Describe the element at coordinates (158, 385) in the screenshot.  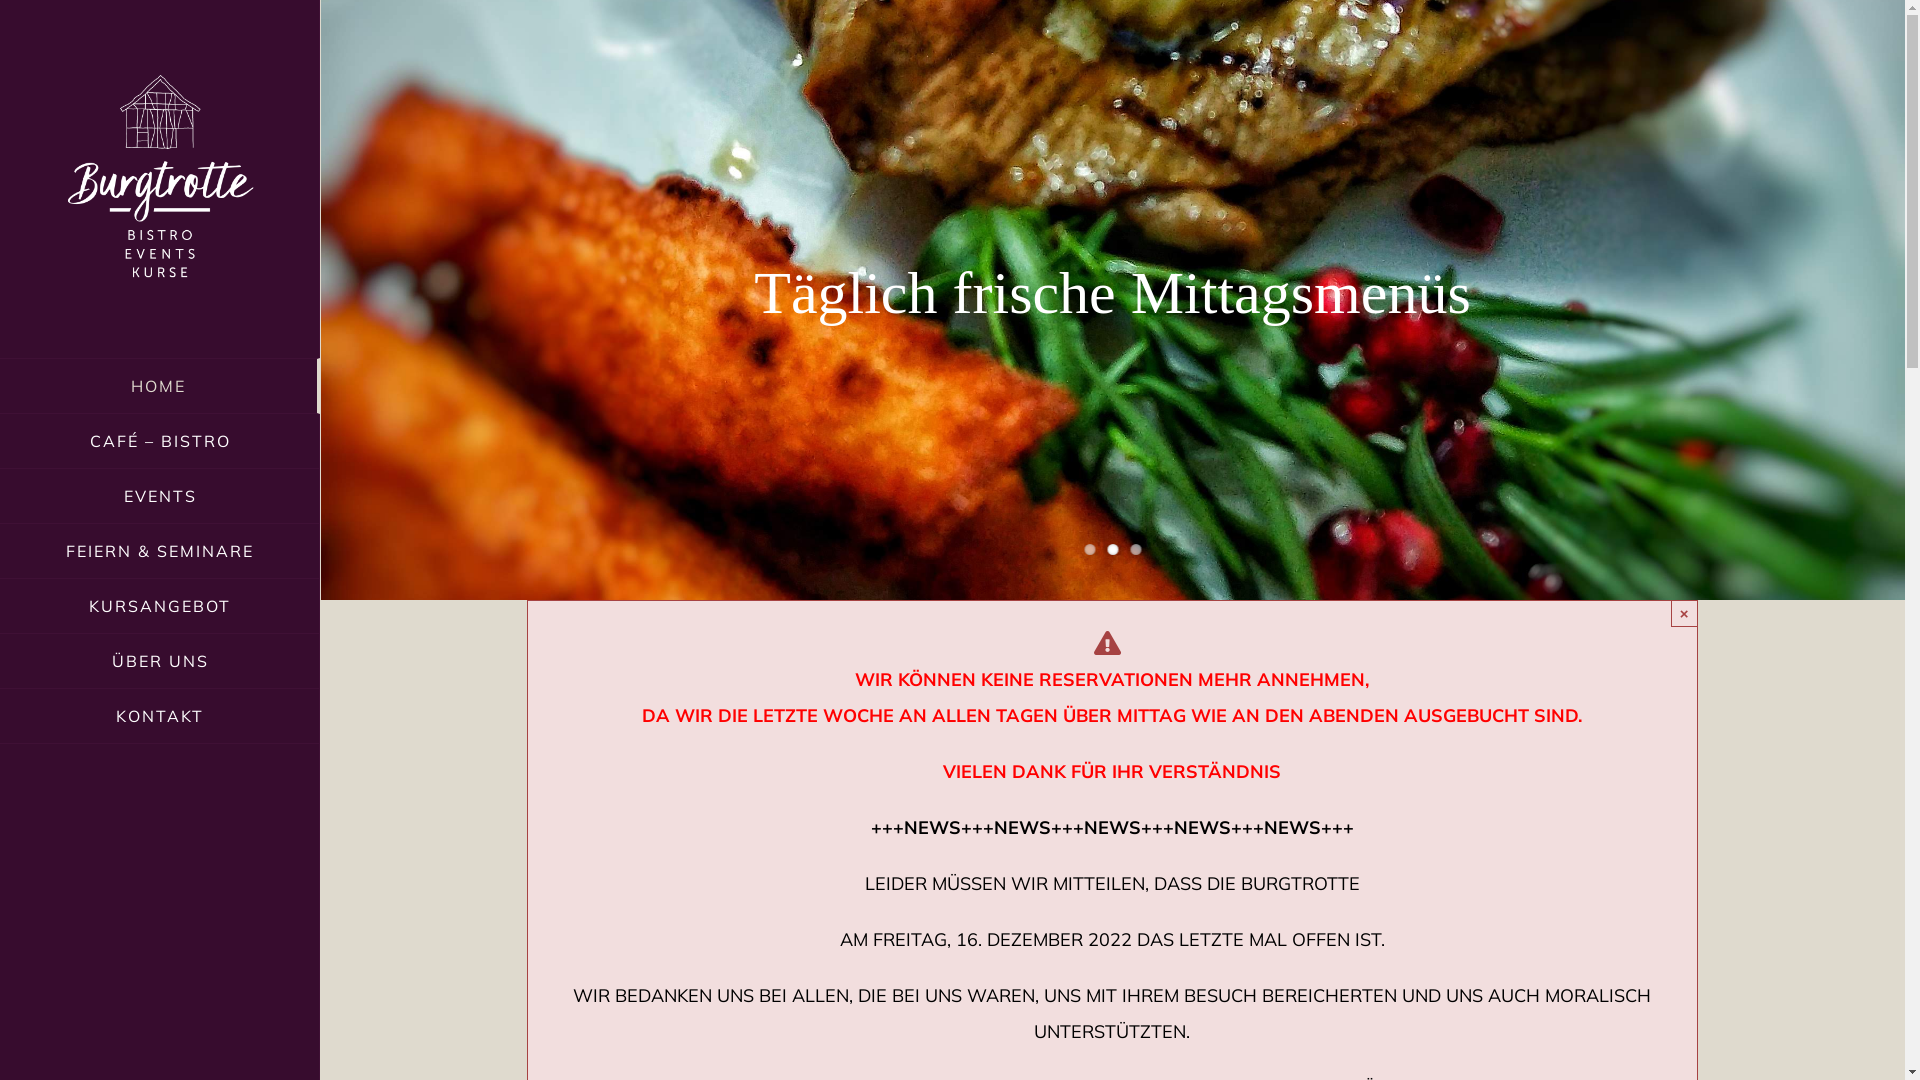
I see `'HOME'` at that location.